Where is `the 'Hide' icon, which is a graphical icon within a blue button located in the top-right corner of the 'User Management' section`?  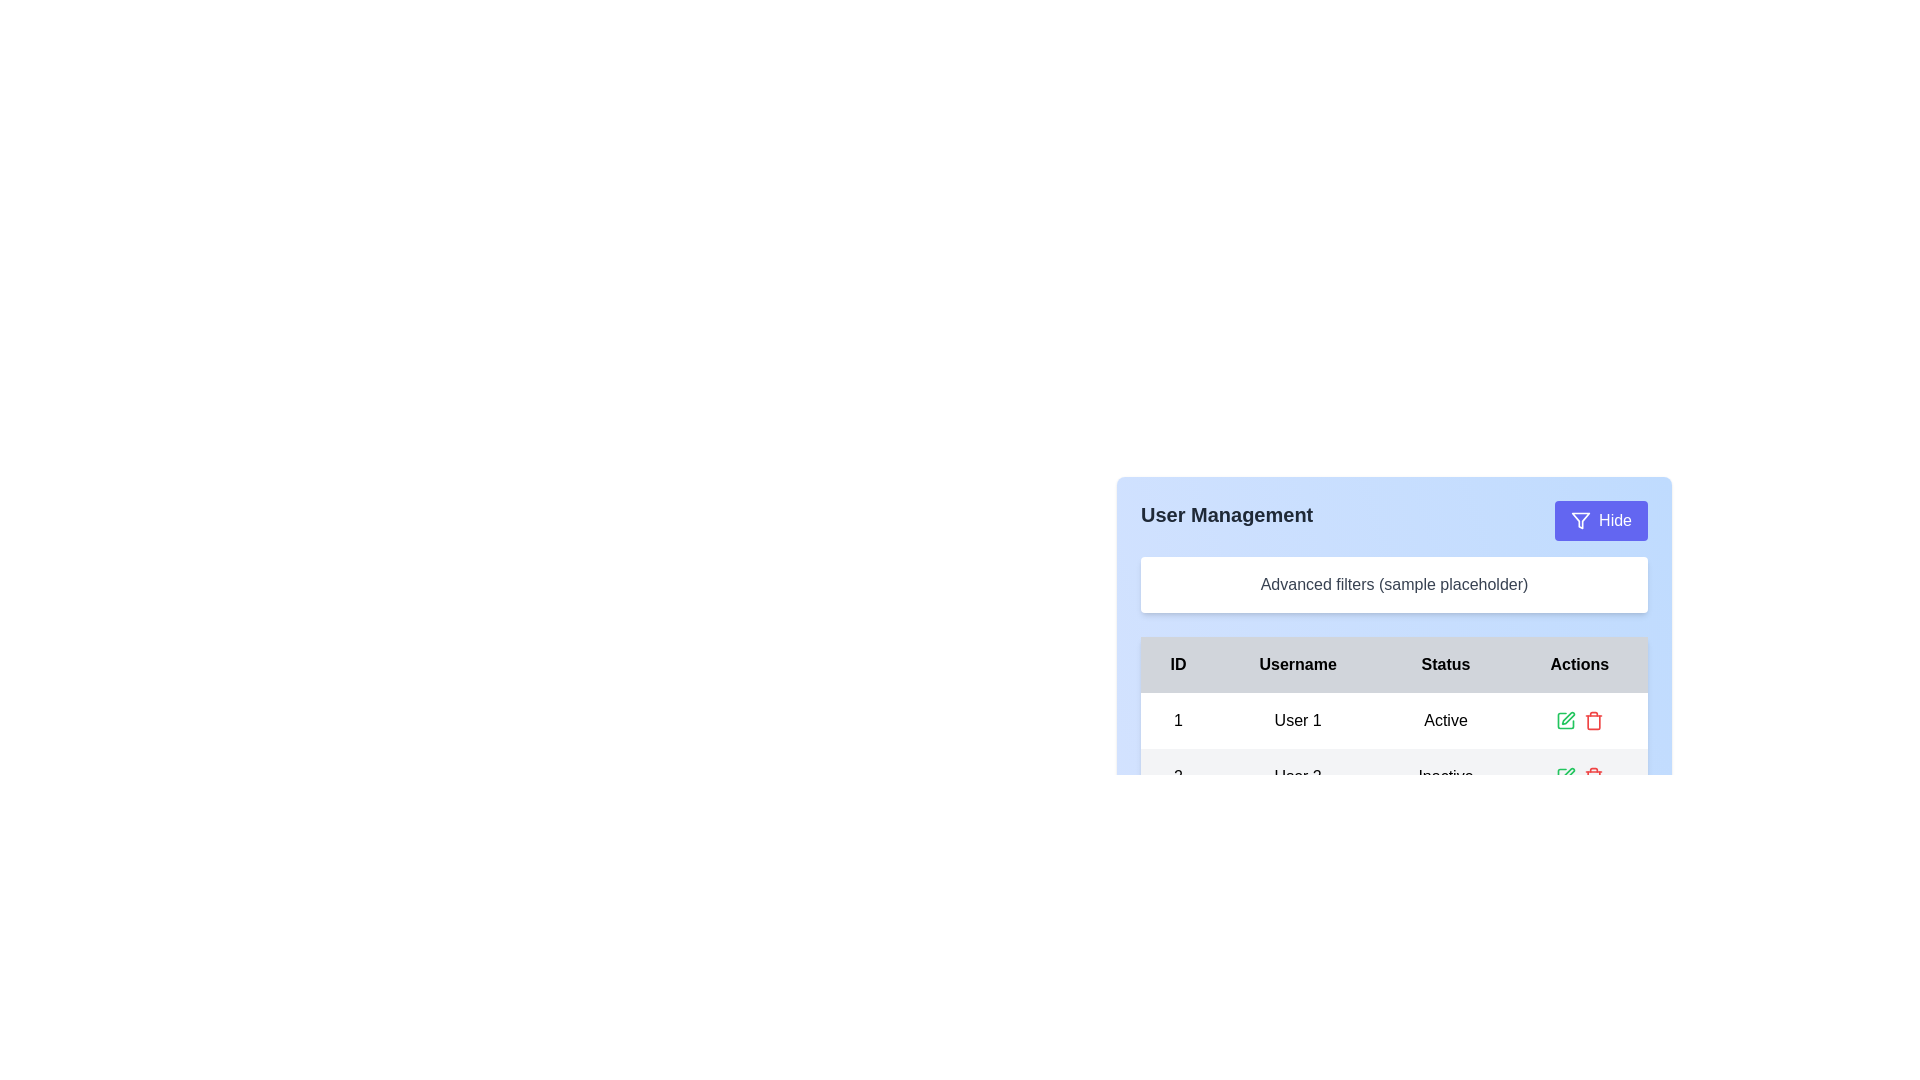
the 'Hide' icon, which is a graphical icon within a blue button located in the top-right corner of the 'User Management' section is located at coordinates (1580, 519).